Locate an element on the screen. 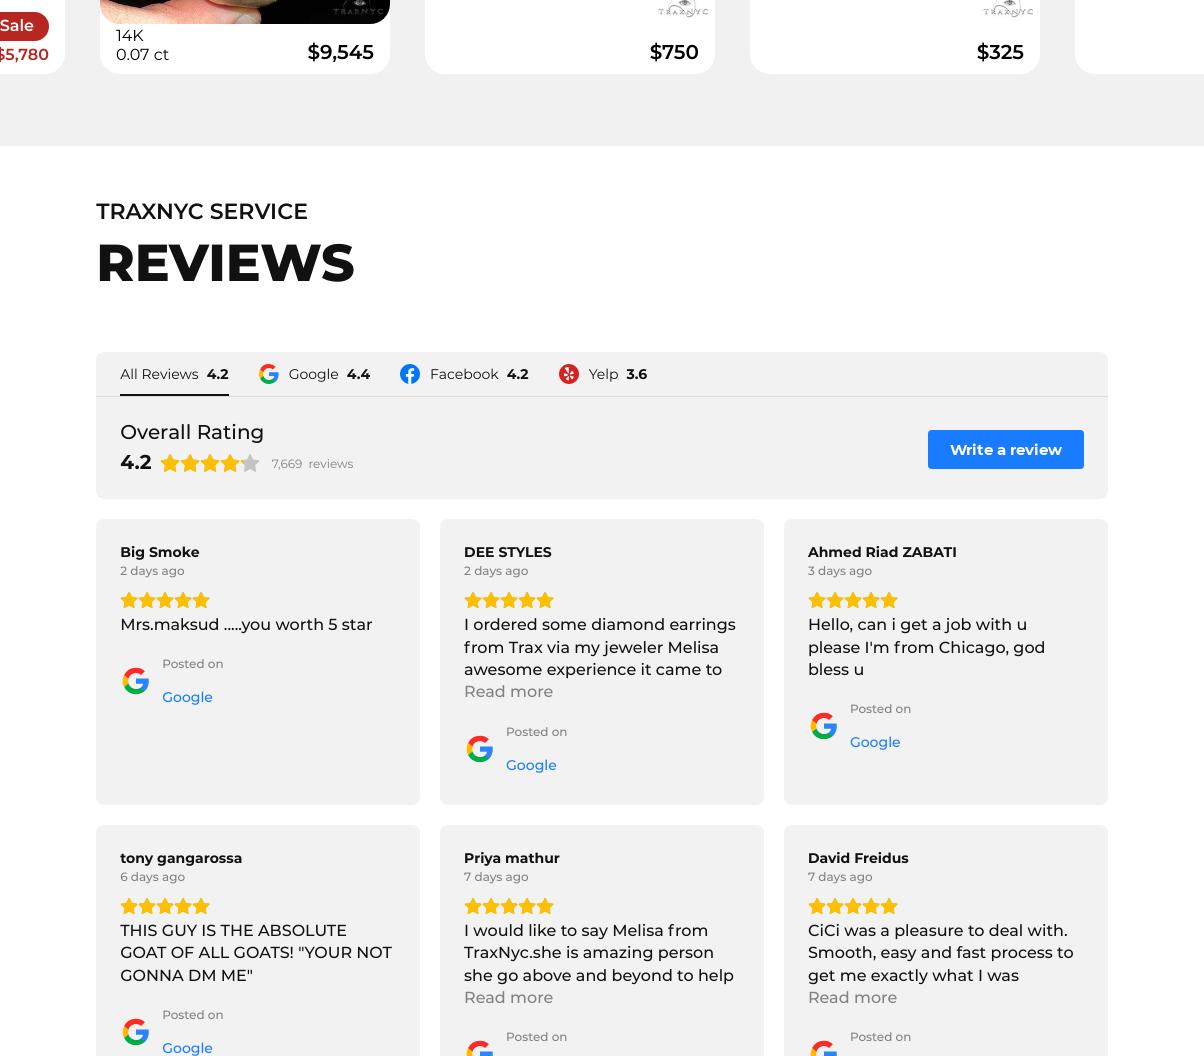  'Big Smoke' is located at coordinates (159, 551).